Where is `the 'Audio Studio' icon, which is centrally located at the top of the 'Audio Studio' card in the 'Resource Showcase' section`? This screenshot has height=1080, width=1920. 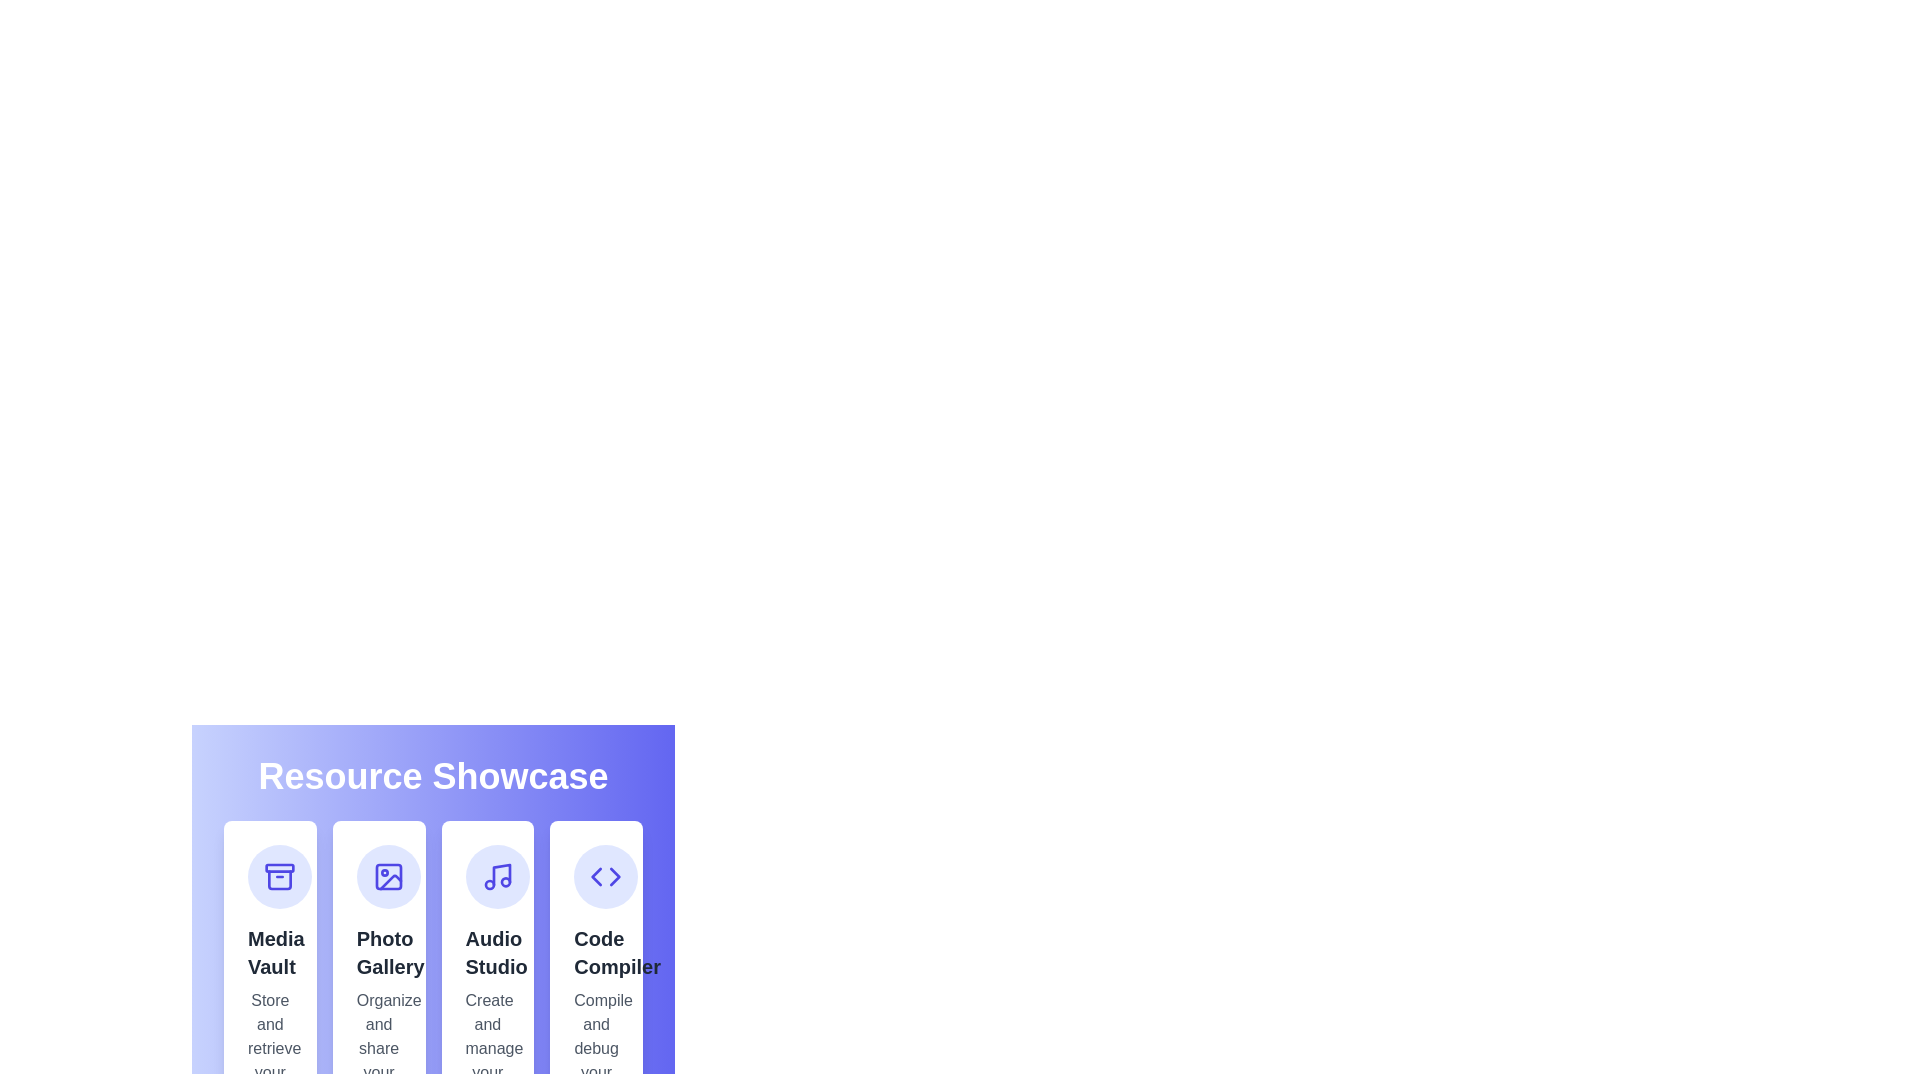
the 'Audio Studio' icon, which is centrally located at the top of the 'Audio Studio' card in the 'Resource Showcase' section is located at coordinates (497, 875).